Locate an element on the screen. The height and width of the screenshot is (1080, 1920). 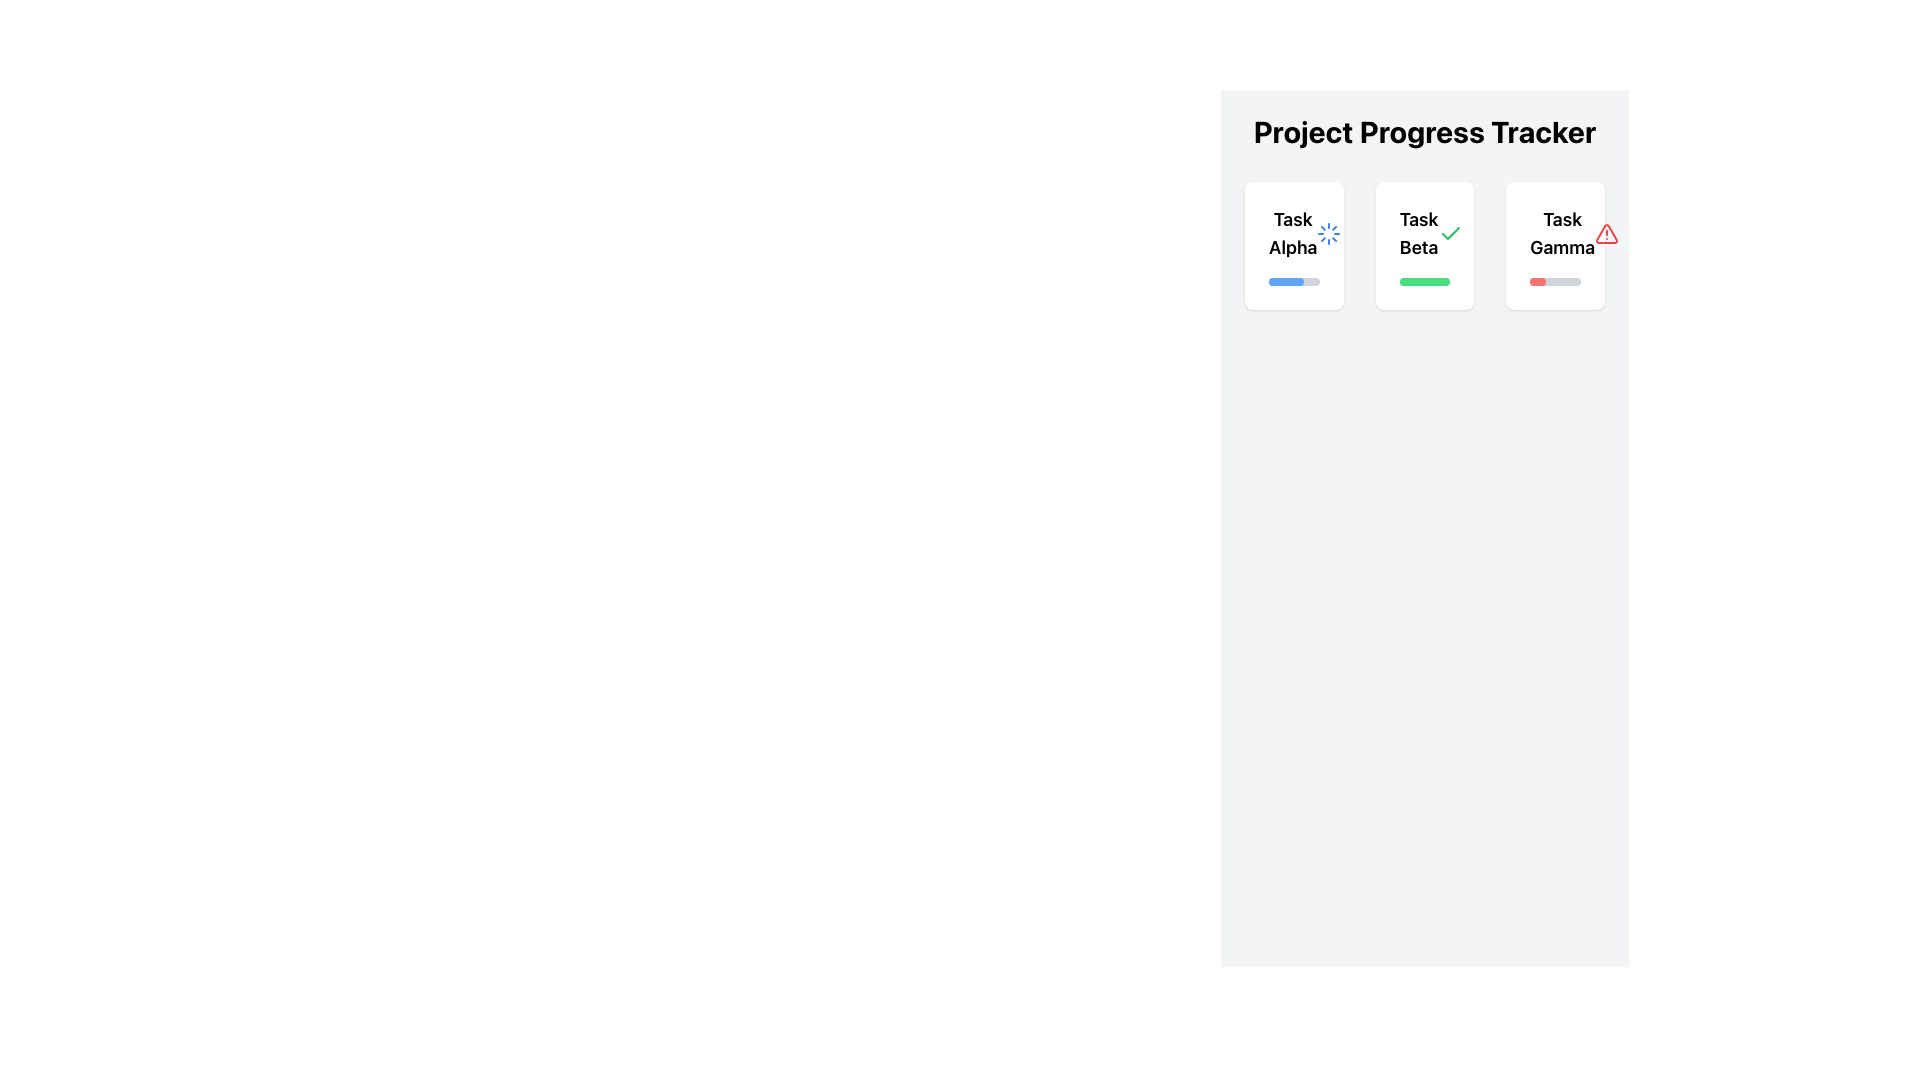
bold, large-font text labeled 'Task Gamma' located at the top of the third card under the 'Project Progress Tracker' heading is located at coordinates (1561, 233).